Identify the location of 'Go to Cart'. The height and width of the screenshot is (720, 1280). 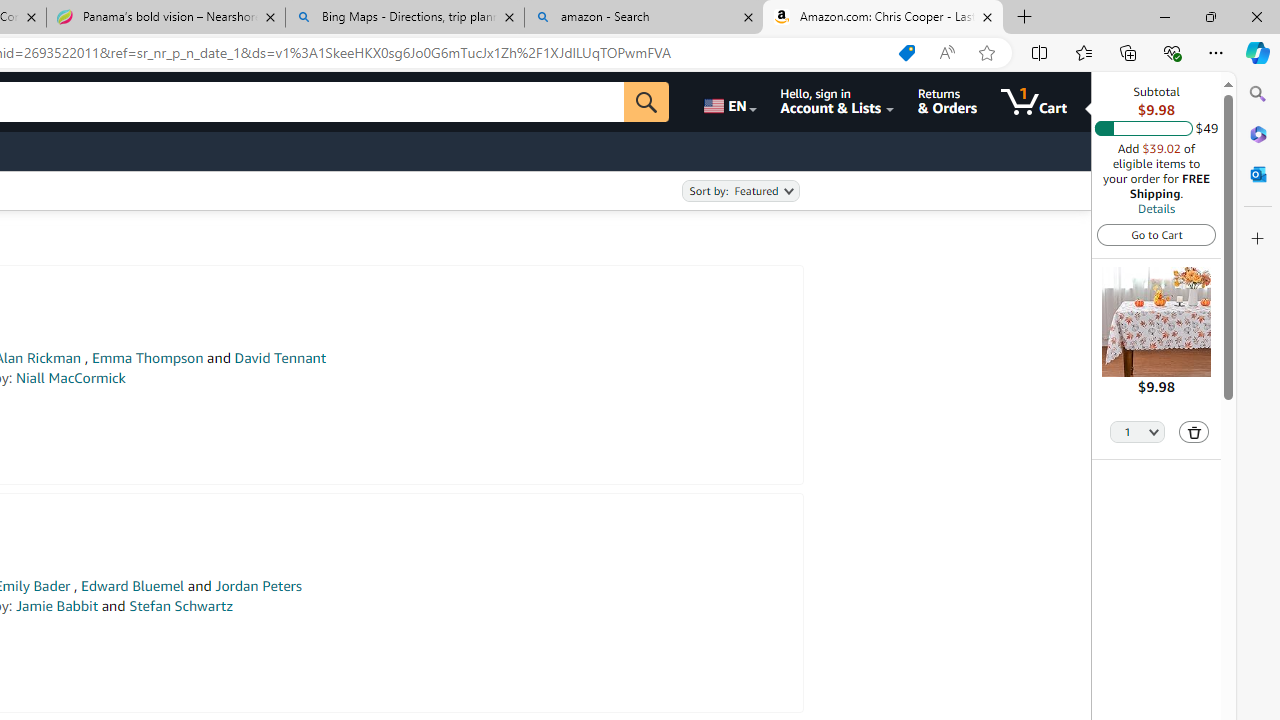
(1156, 233).